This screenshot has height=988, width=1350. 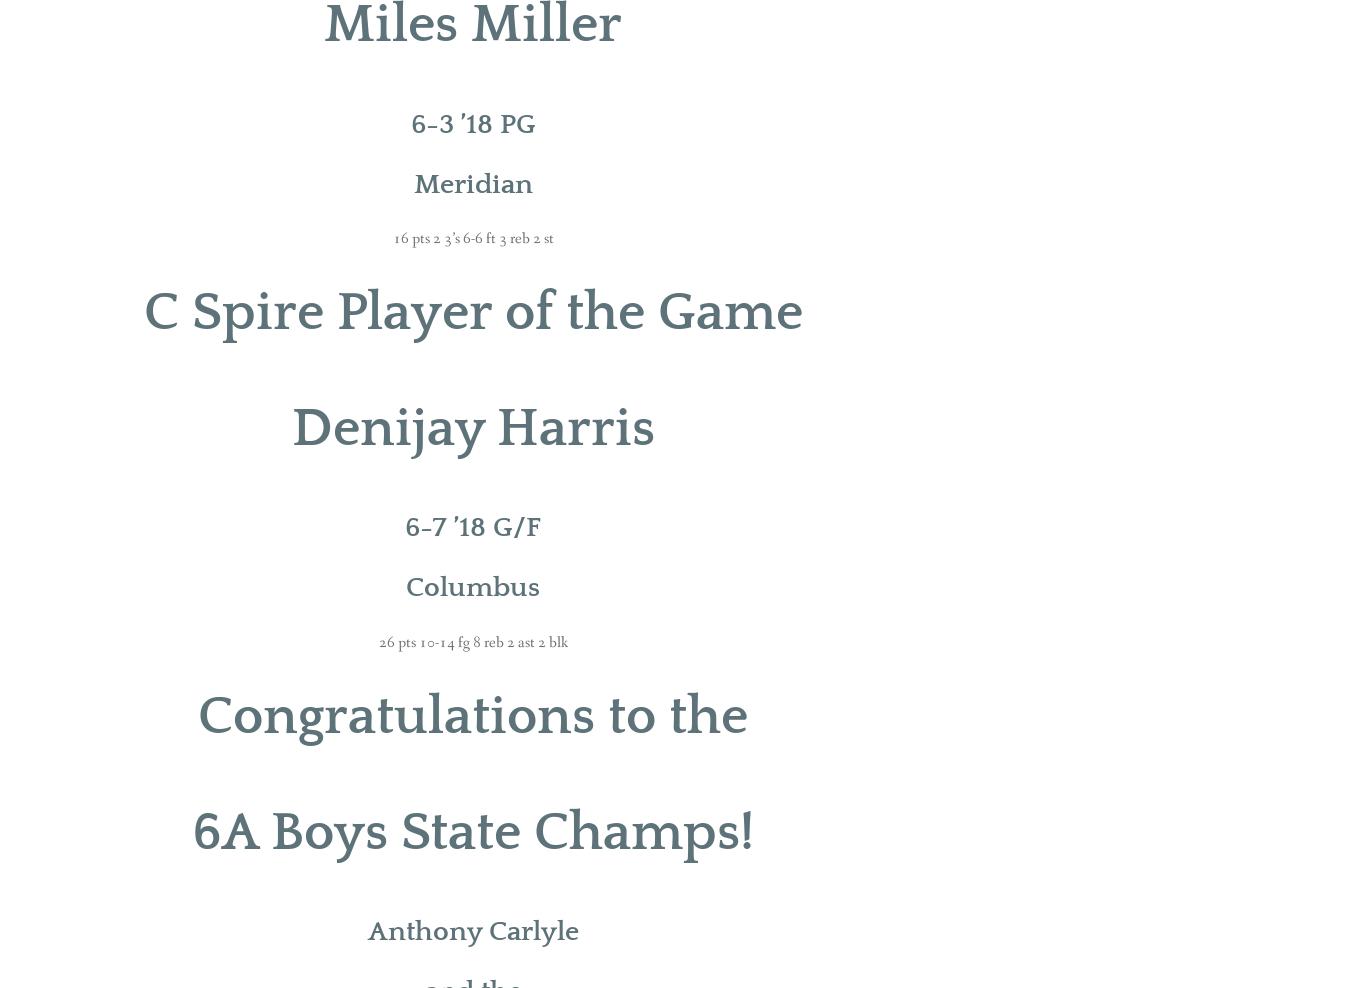 What do you see at coordinates (472, 526) in the screenshot?
I see `'6-7 ’18 G/F'` at bounding box center [472, 526].